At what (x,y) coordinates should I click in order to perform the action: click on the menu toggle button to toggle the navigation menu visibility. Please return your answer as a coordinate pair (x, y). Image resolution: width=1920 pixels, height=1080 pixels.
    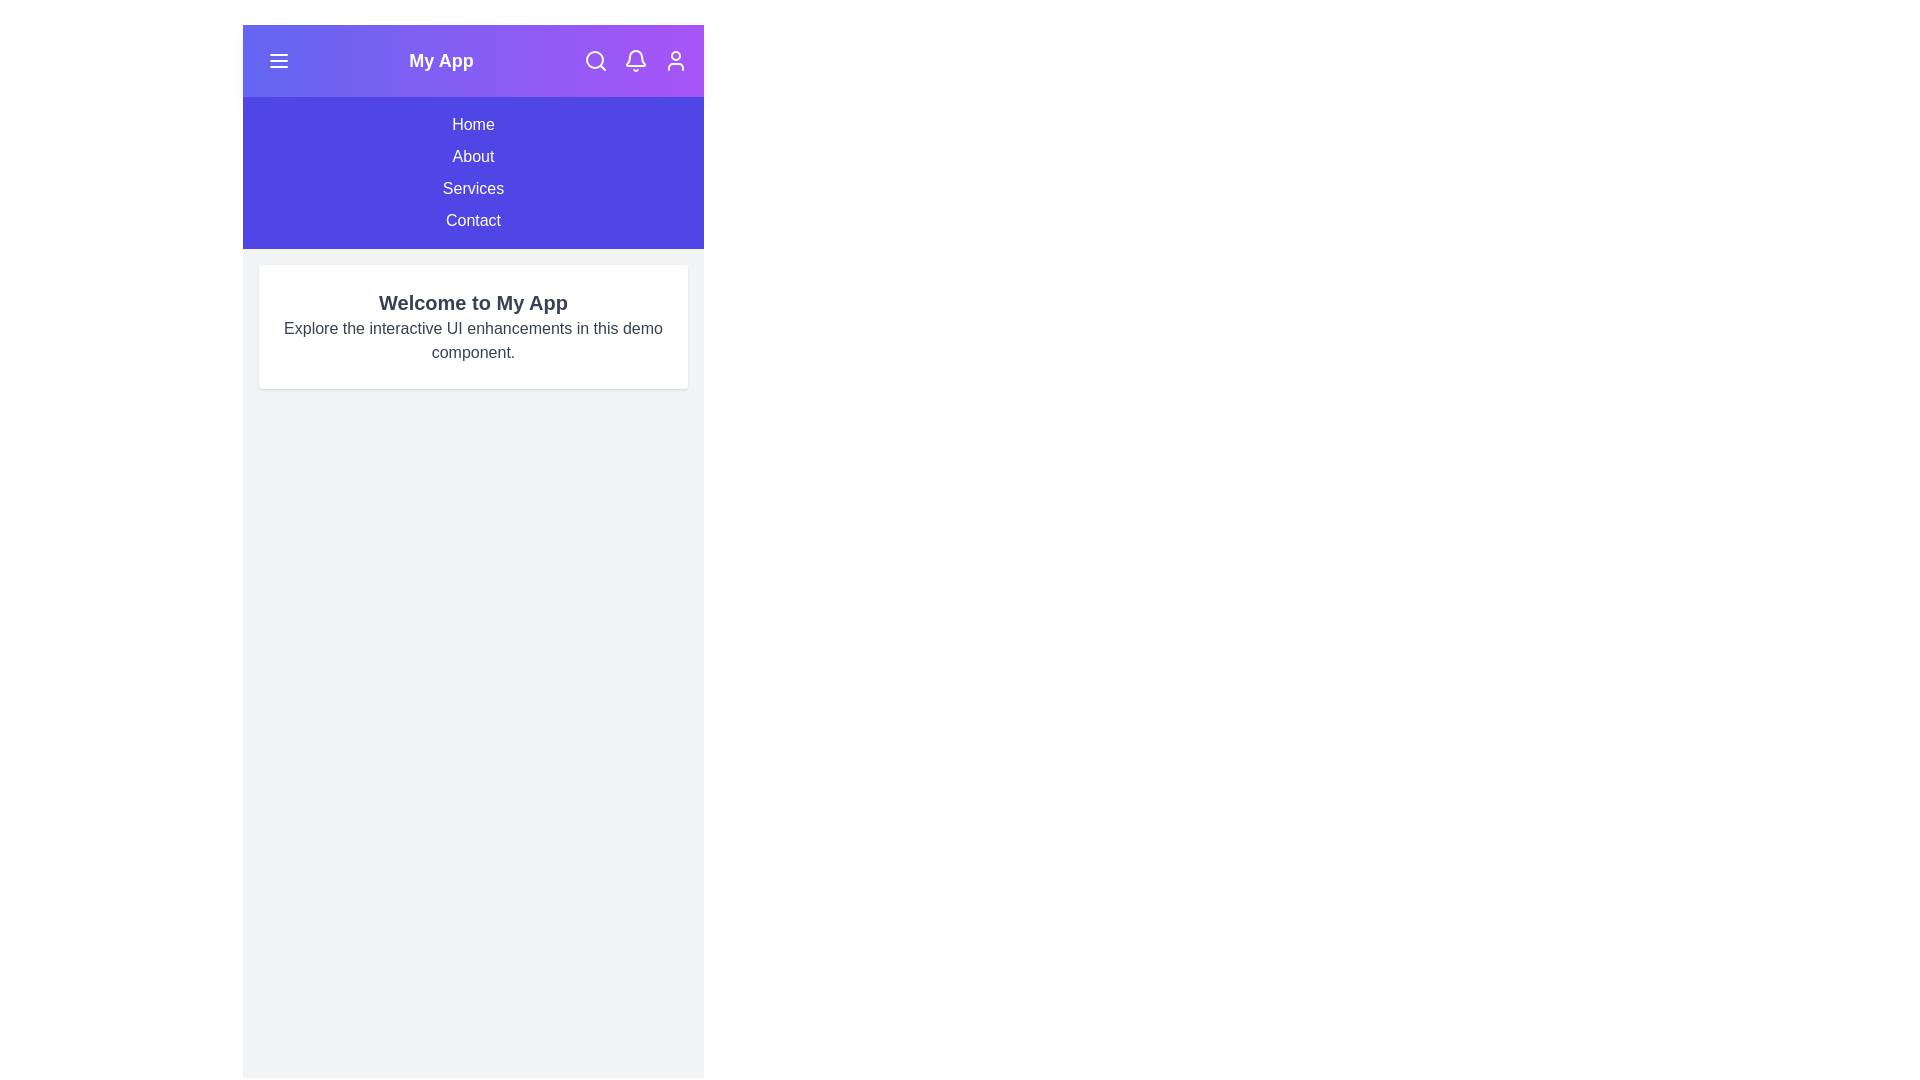
    Looking at the image, I should click on (277, 60).